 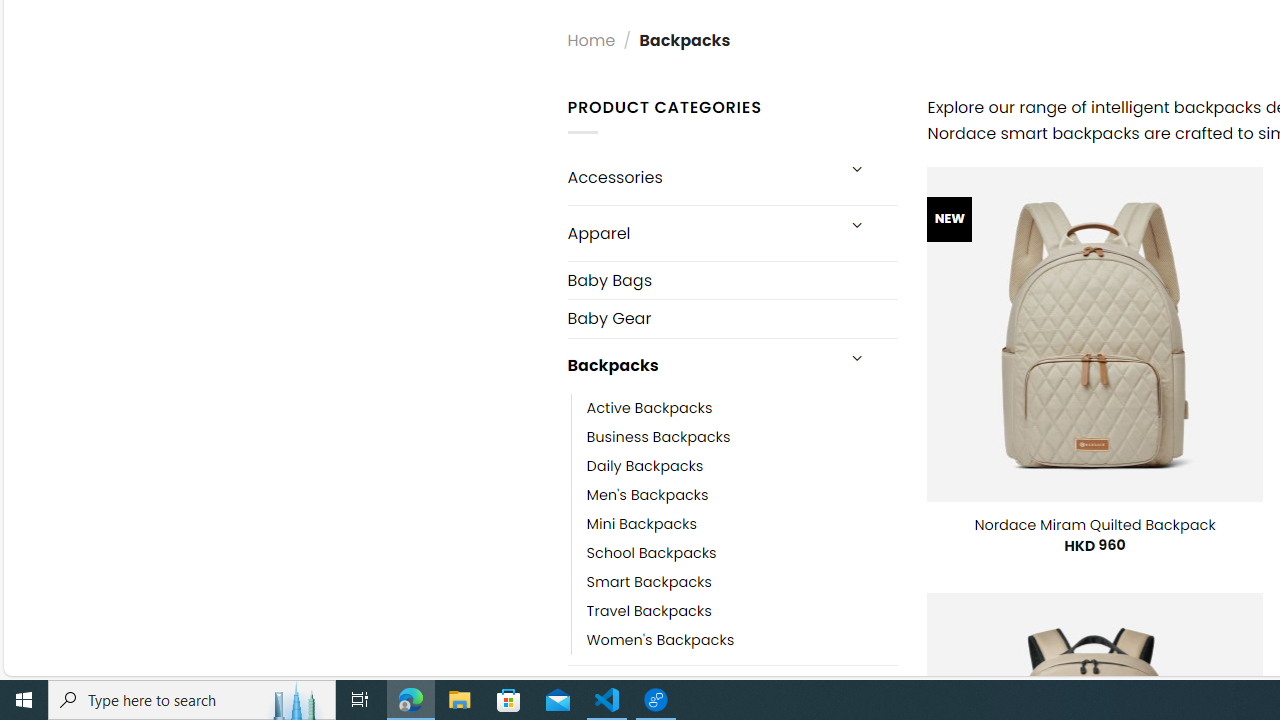 What do you see at coordinates (660, 640) in the screenshot?
I see `'Women'` at bounding box center [660, 640].